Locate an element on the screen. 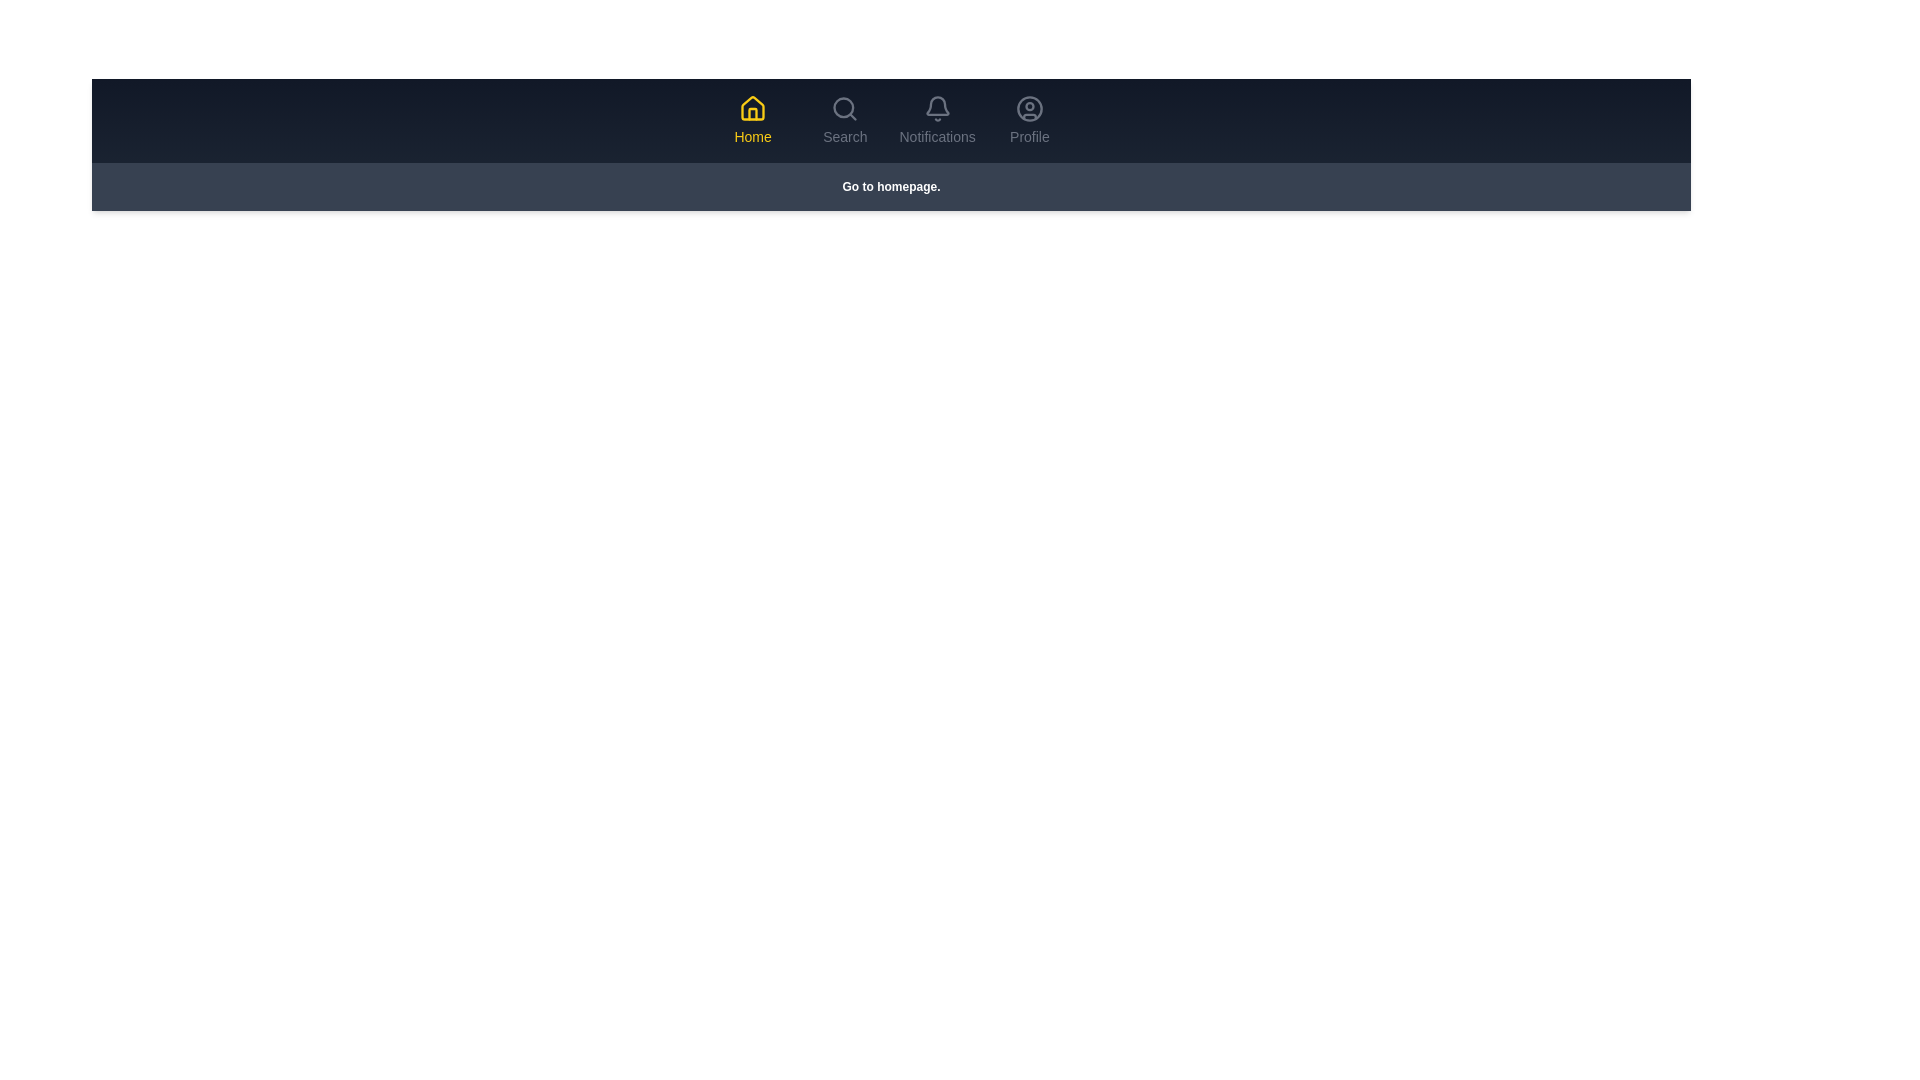 Image resolution: width=1920 pixels, height=1080 pixels. the Search tab to view its content is located at coordinates (845, 120).